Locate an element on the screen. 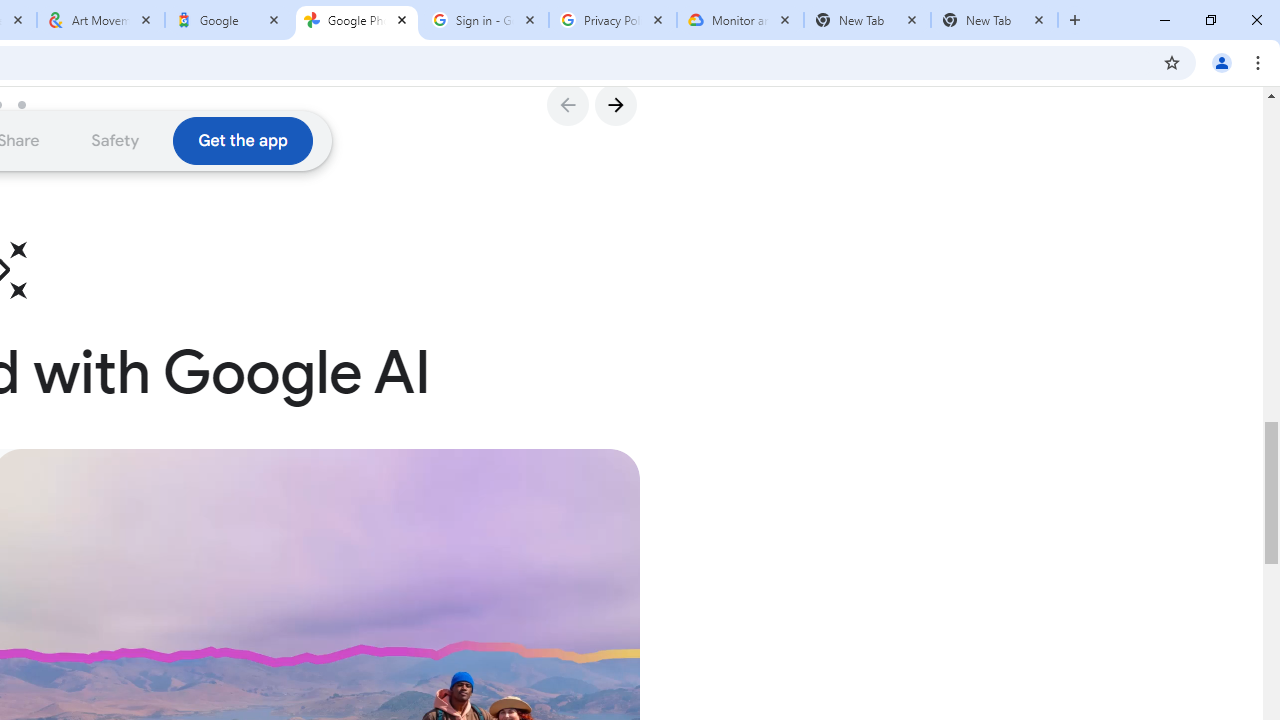  'Go to slide 3' is located at coordinates (29, 104).